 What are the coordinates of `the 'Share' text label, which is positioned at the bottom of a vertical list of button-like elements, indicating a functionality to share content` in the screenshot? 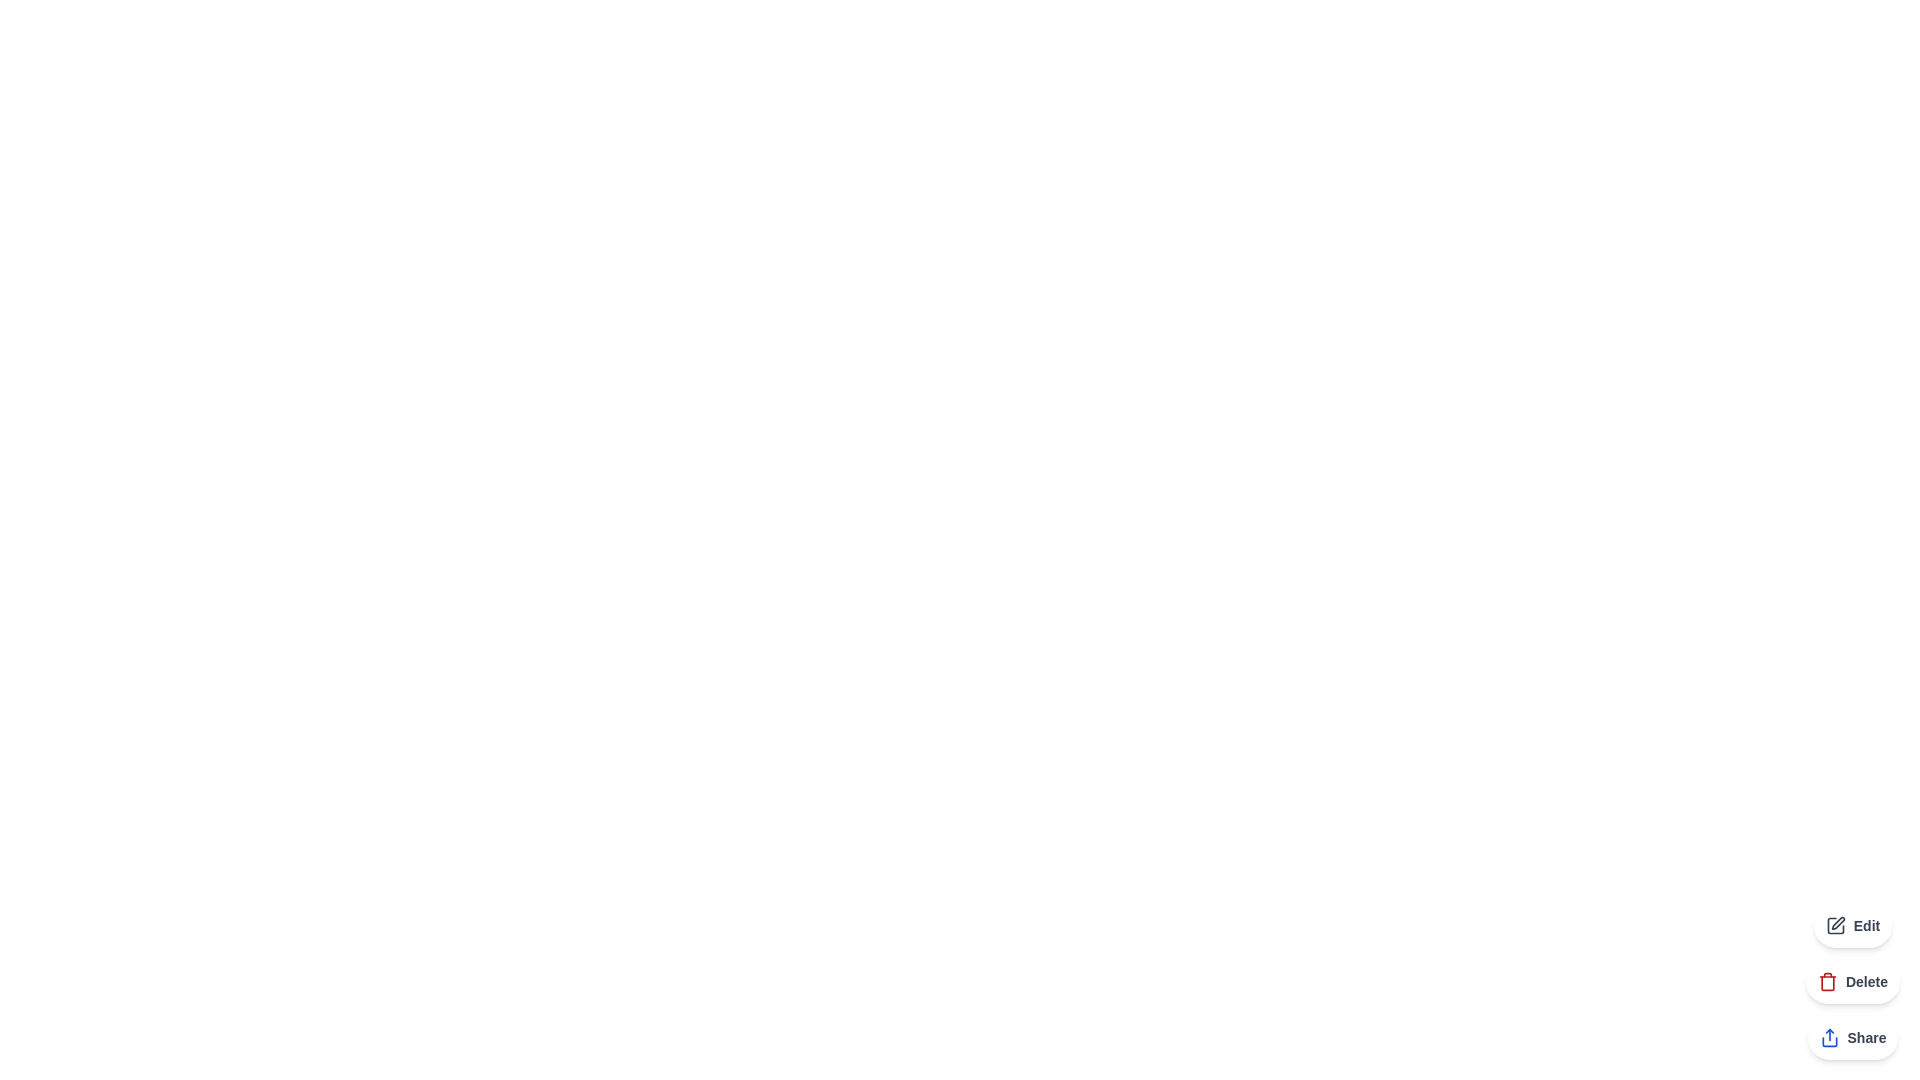 It's located at (1866, 1036).